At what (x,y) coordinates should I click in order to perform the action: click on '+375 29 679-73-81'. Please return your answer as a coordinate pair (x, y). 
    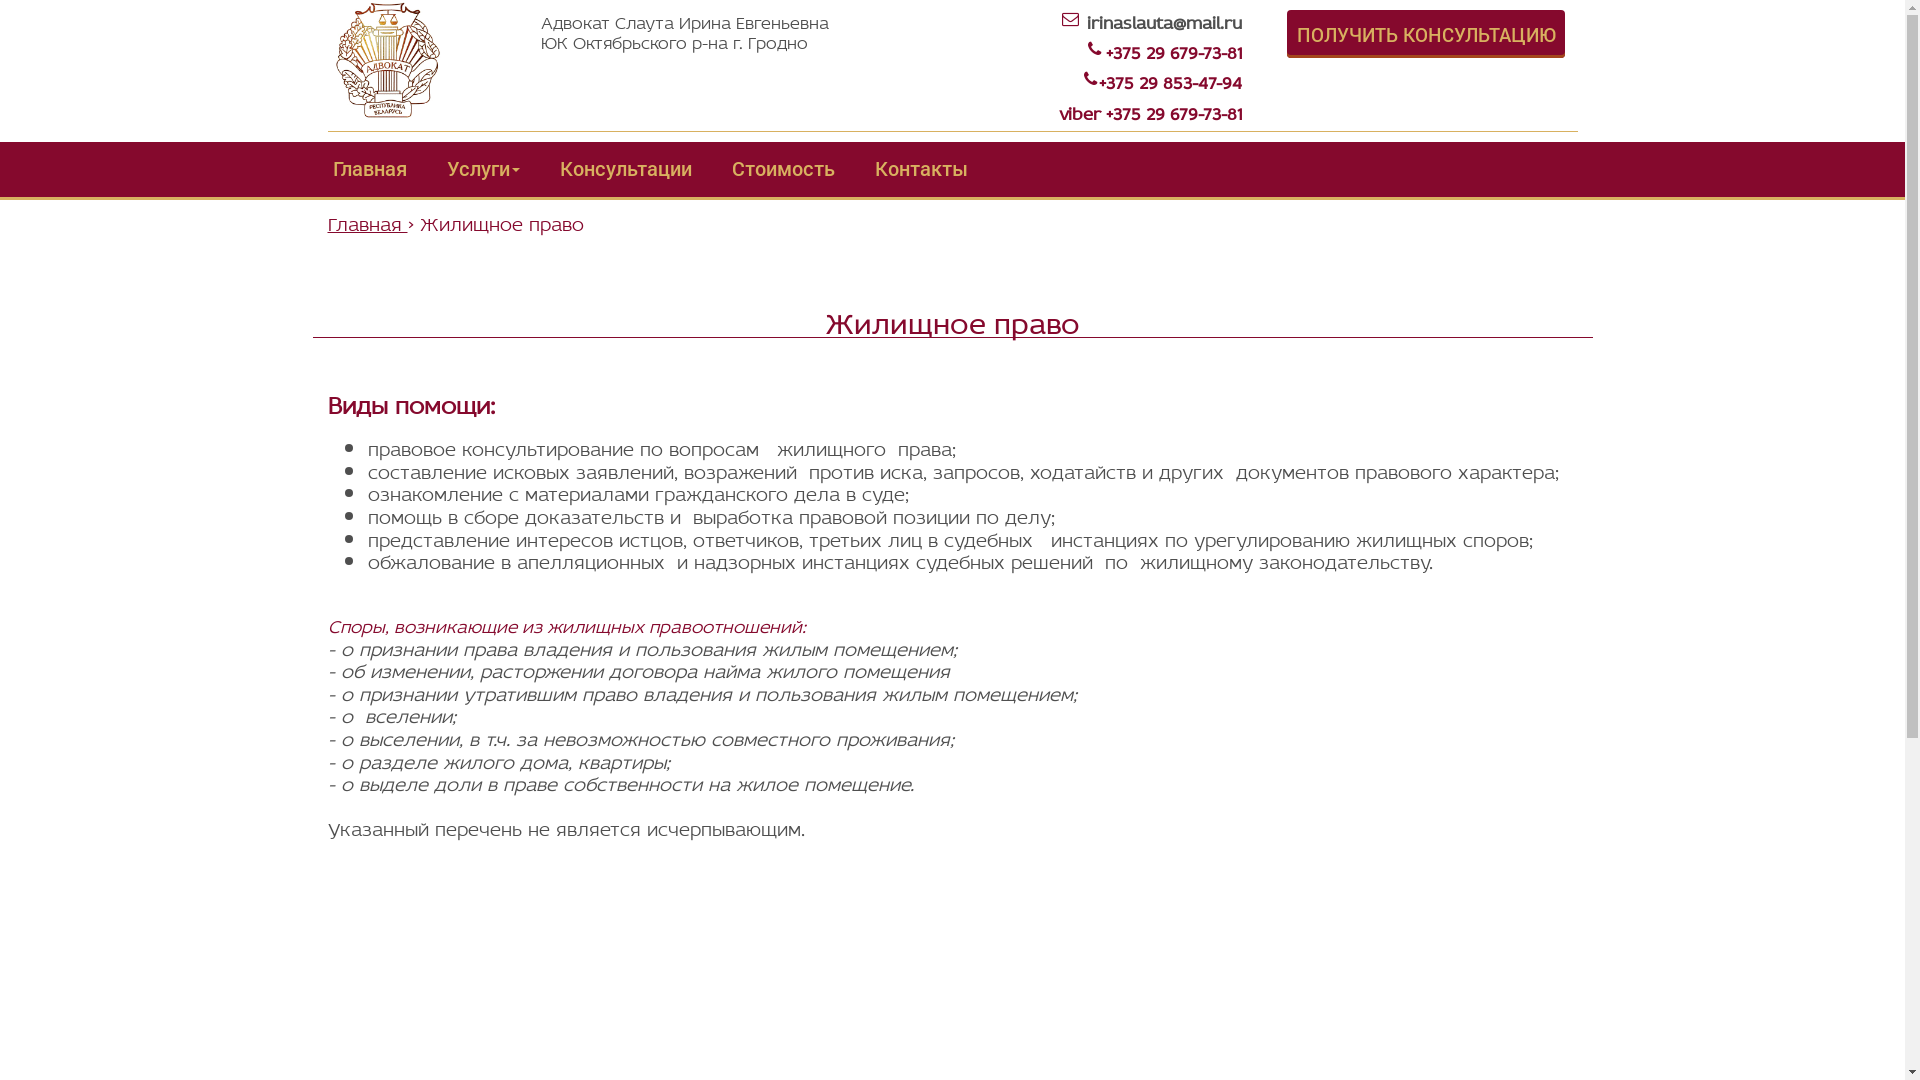
    Looking at the image, I should click on (1174, 49).